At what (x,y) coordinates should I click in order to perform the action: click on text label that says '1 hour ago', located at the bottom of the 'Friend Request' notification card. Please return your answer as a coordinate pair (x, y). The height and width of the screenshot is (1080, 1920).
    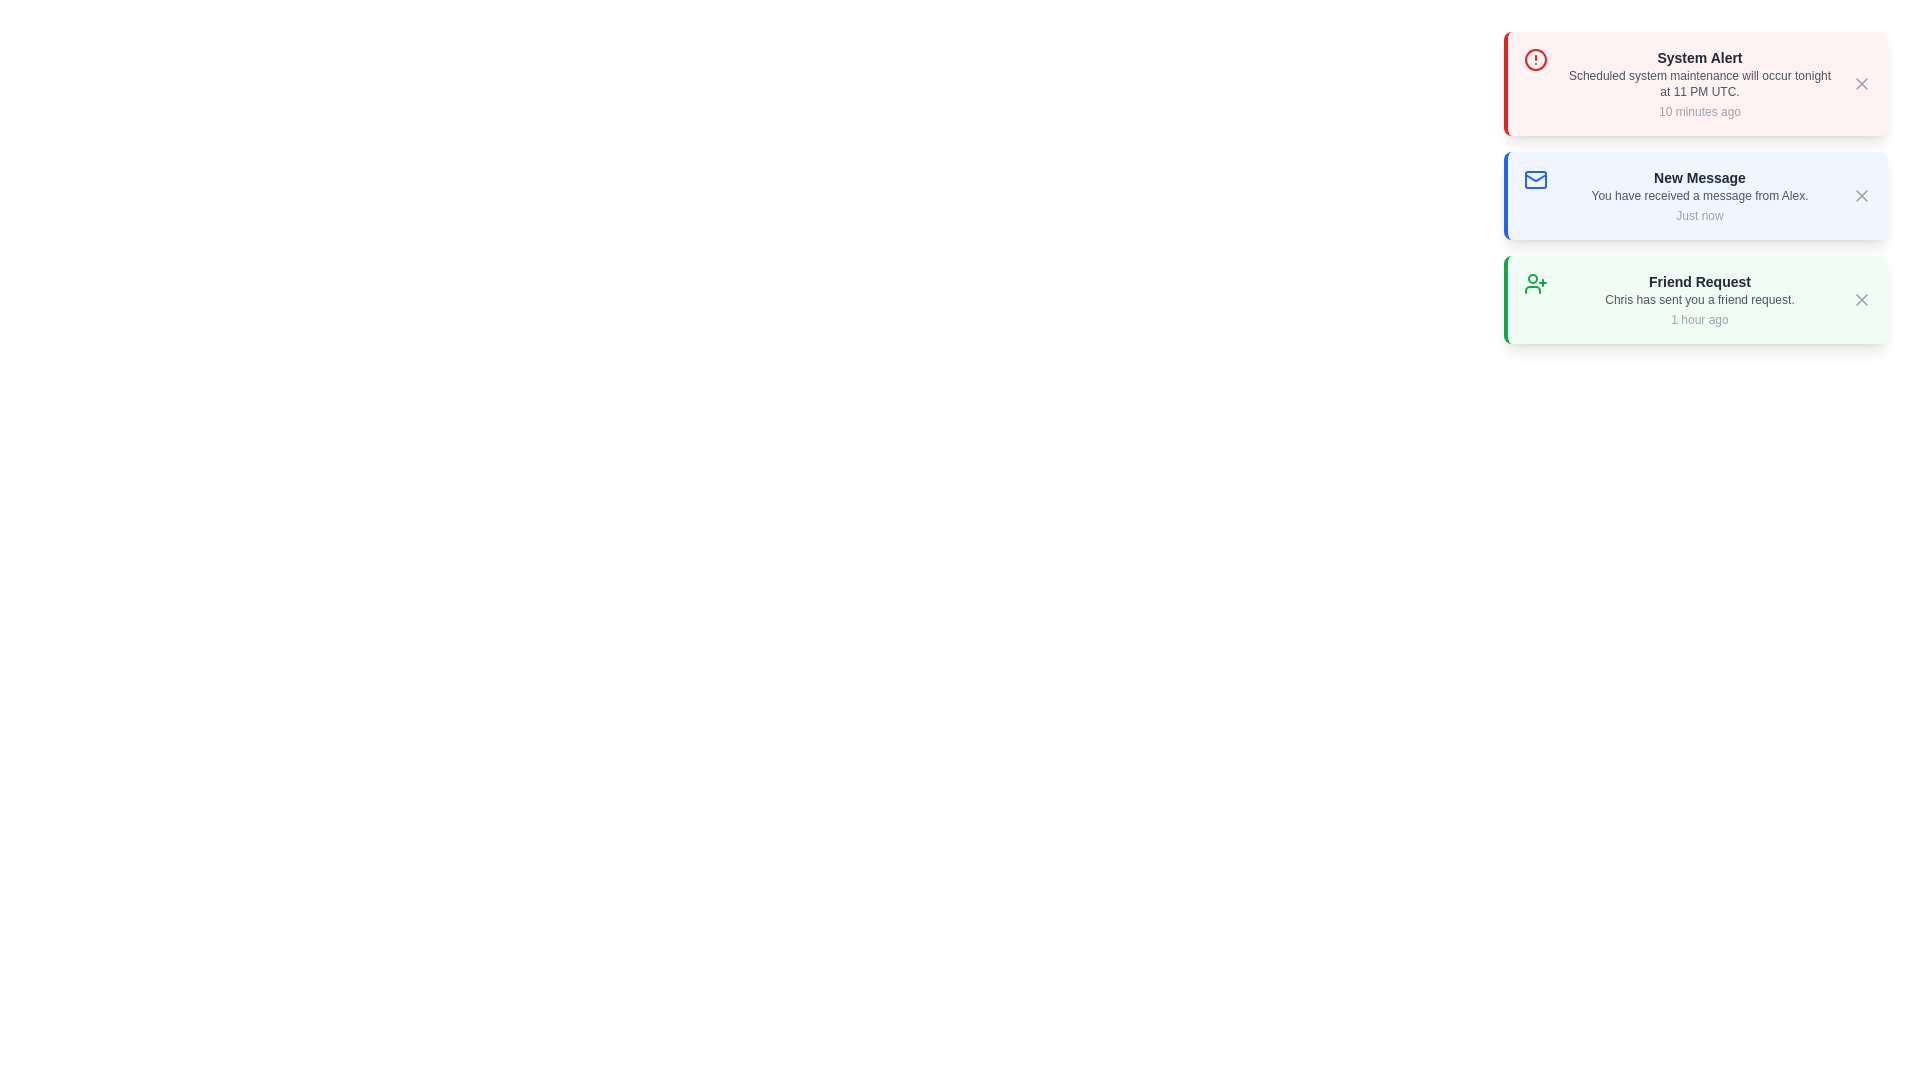
    Looking at the image, I should click on (1698, 319).